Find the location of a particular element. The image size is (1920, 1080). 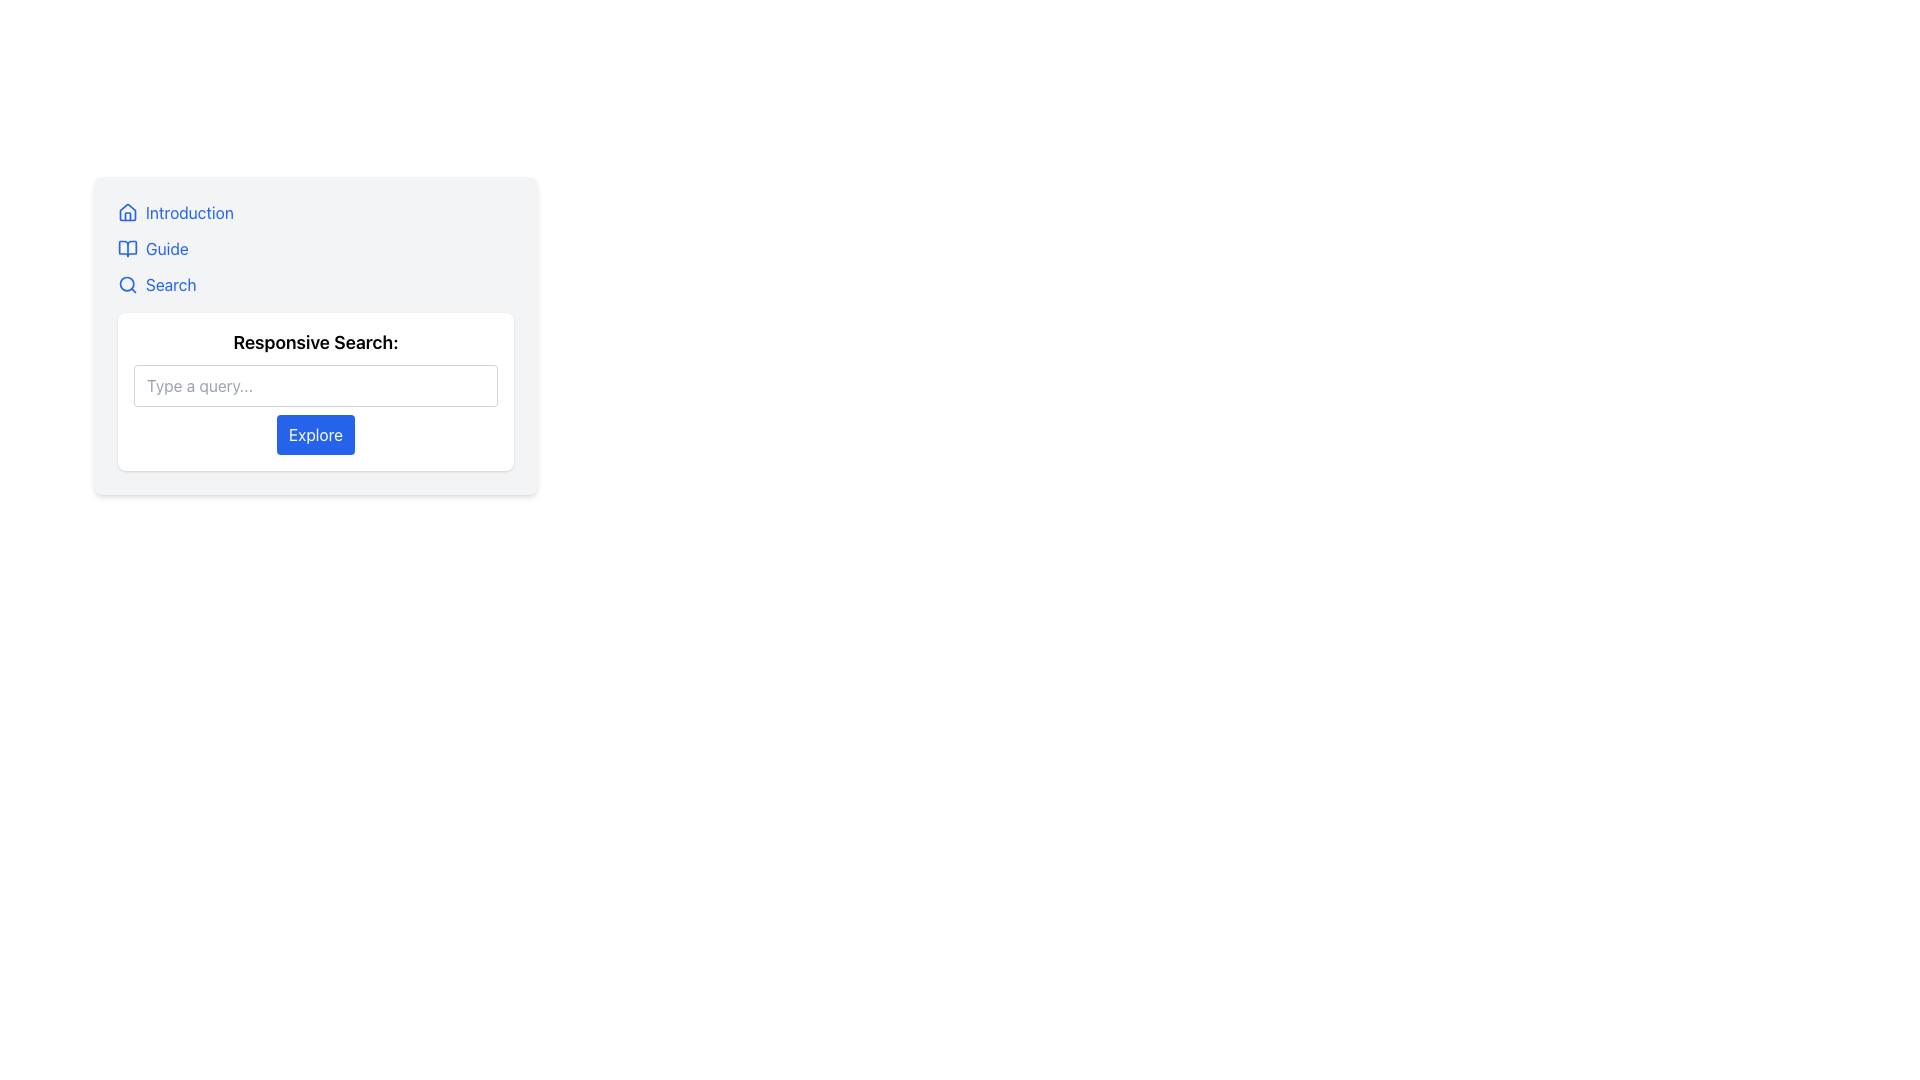

the 'Explore' button, which is a rectangular button with rounded corners, styled in blue with white text, located within a white card below the input field labeled 'Type a query...' and the heading 'Responsive Search:' is located at coordinates (315, 434).